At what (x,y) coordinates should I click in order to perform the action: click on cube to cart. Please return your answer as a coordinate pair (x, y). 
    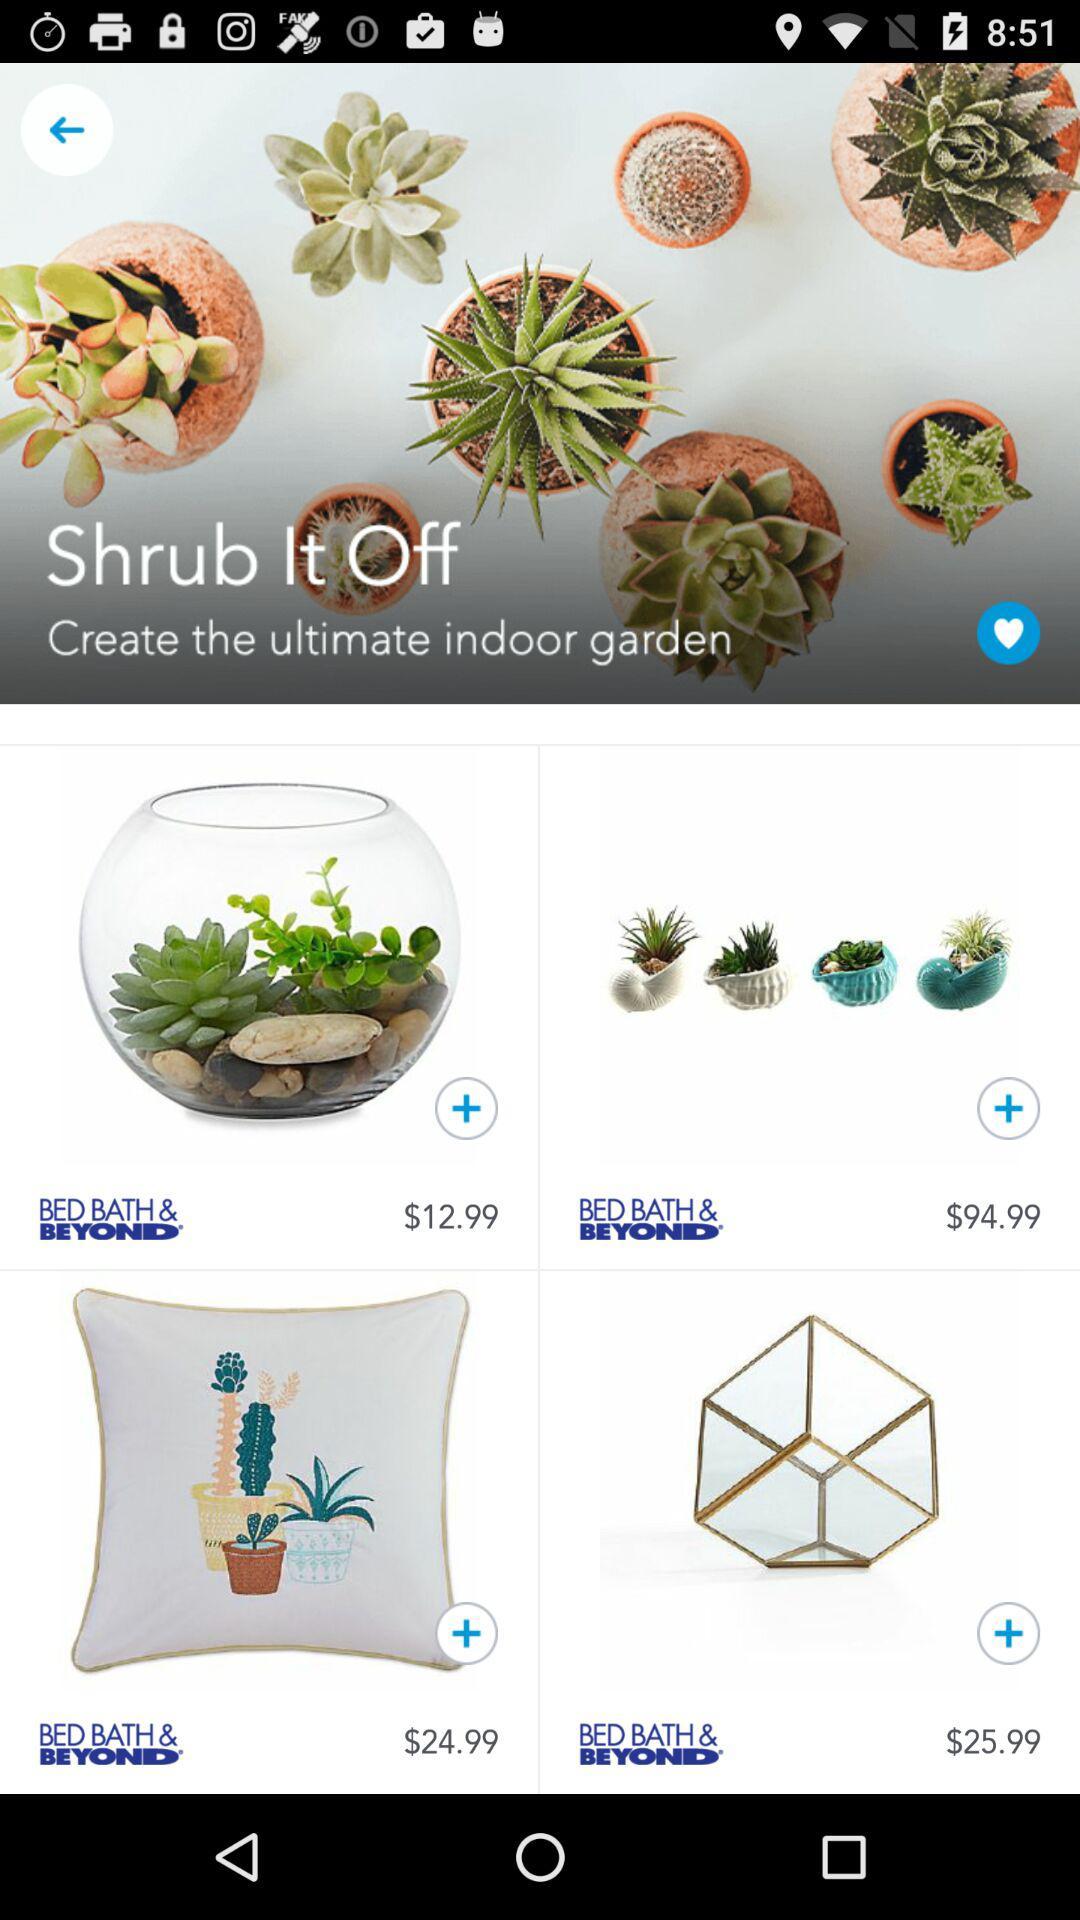
    Looking at the image, I should click on (1008, 1633).